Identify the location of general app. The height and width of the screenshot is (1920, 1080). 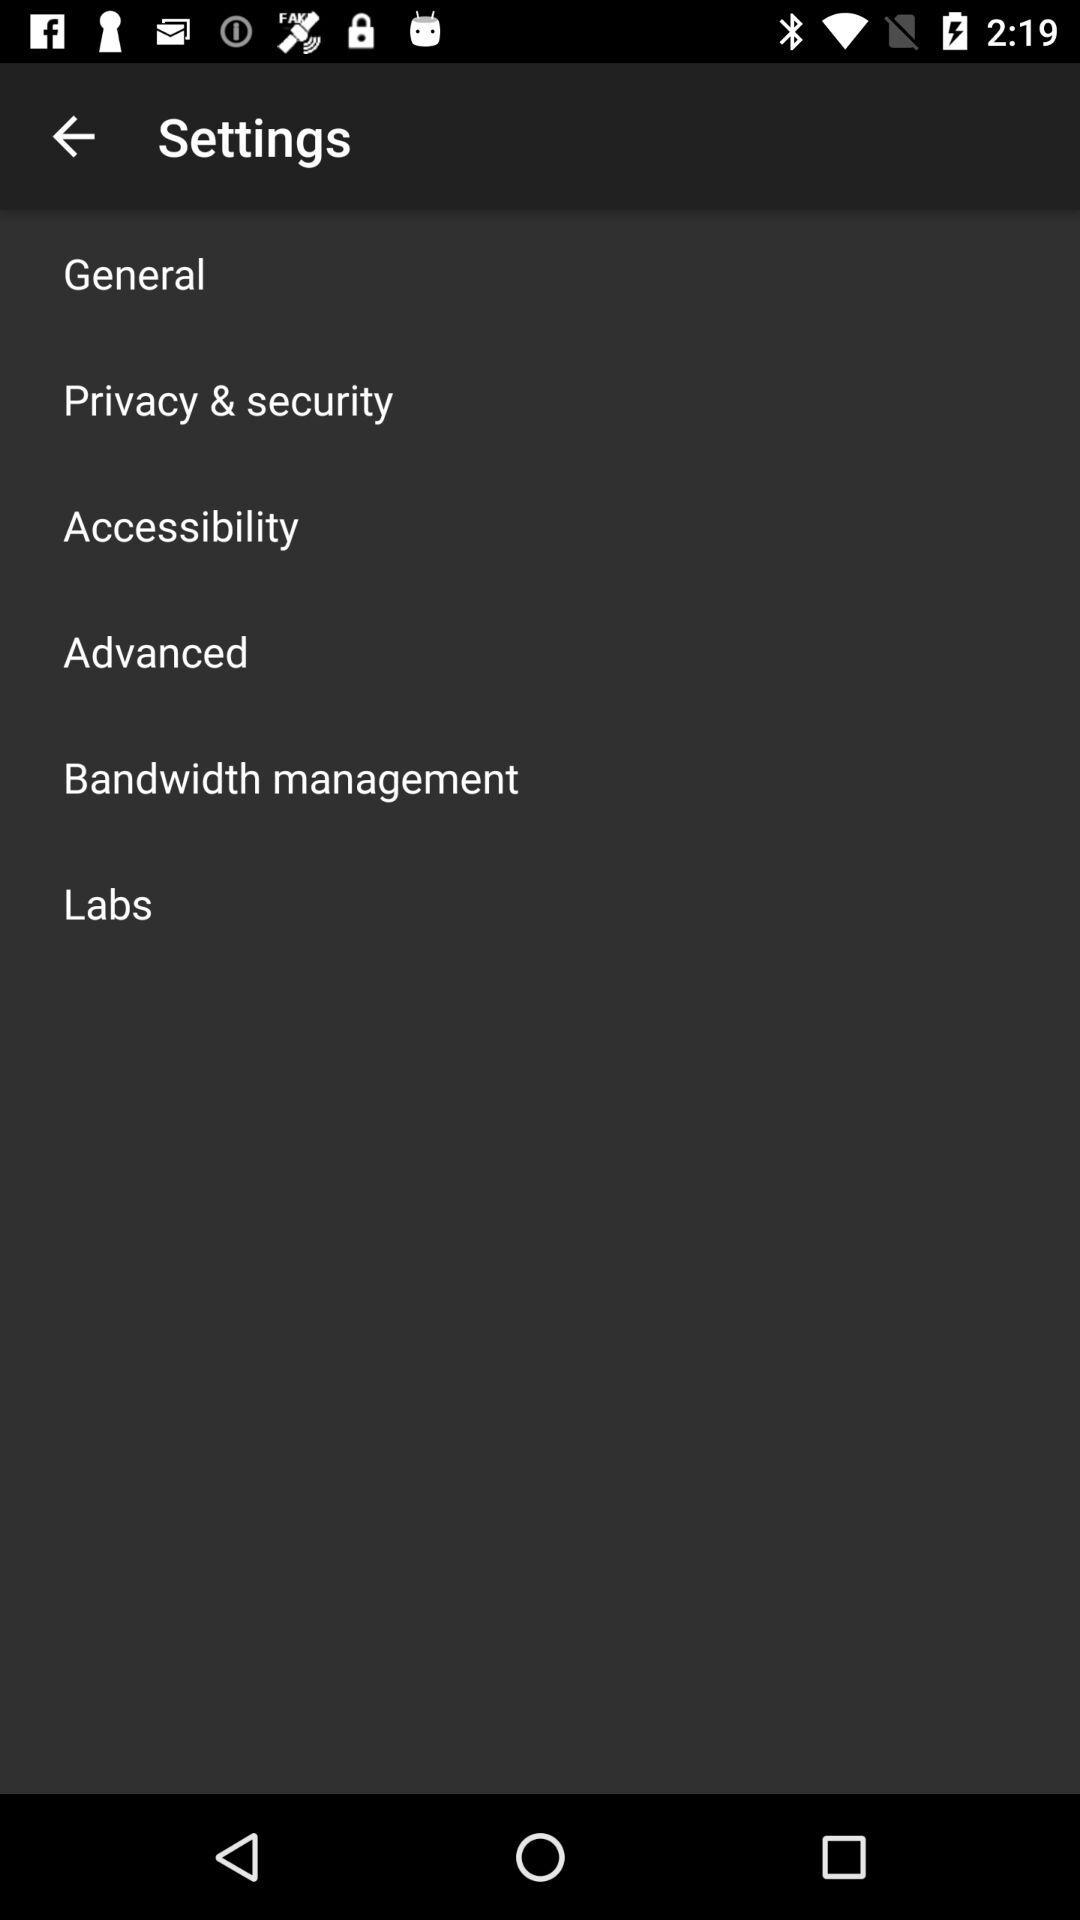
(134, 272).